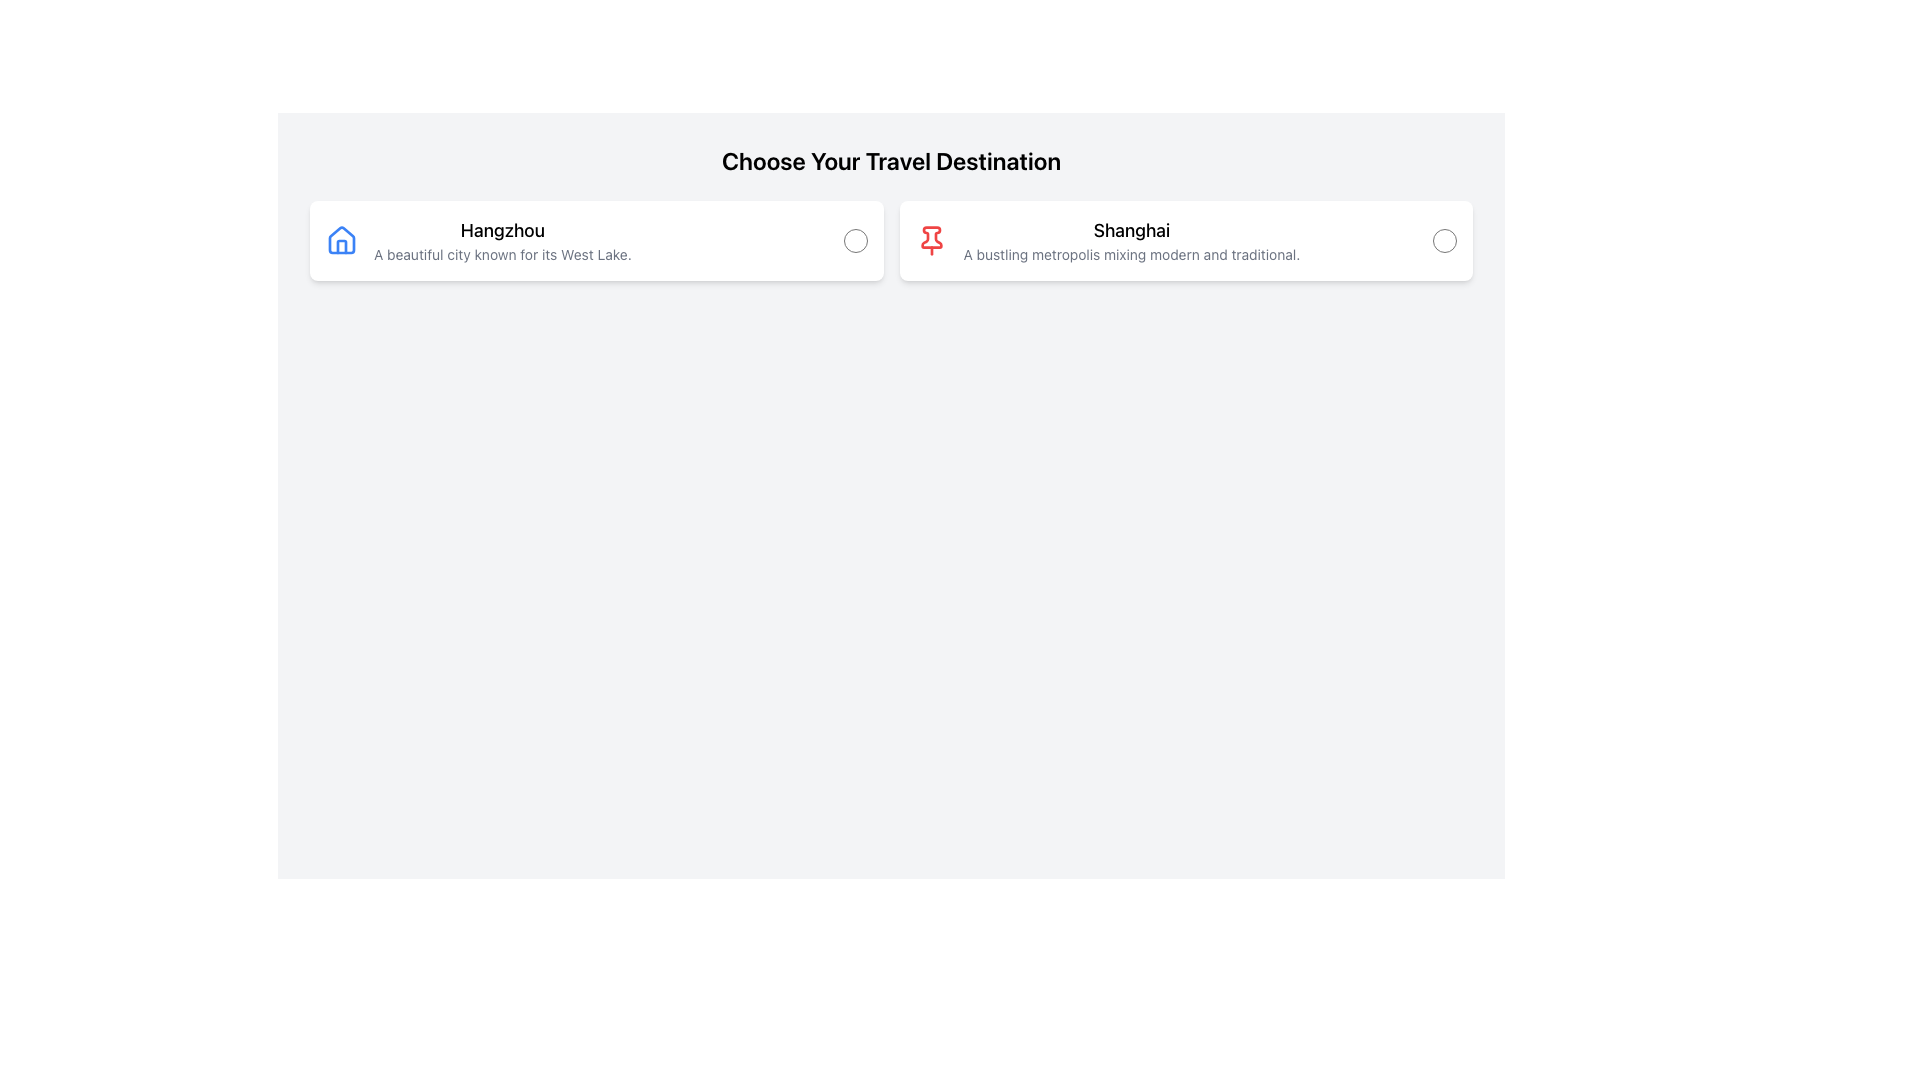 The image size is (1920, 1080). I want to click on text block that contains the bold 'Hangzhou' and the smaller grayish description 'A beautiful city known for its West Lake', located in the left card option below the house icon, so click(502, 239).